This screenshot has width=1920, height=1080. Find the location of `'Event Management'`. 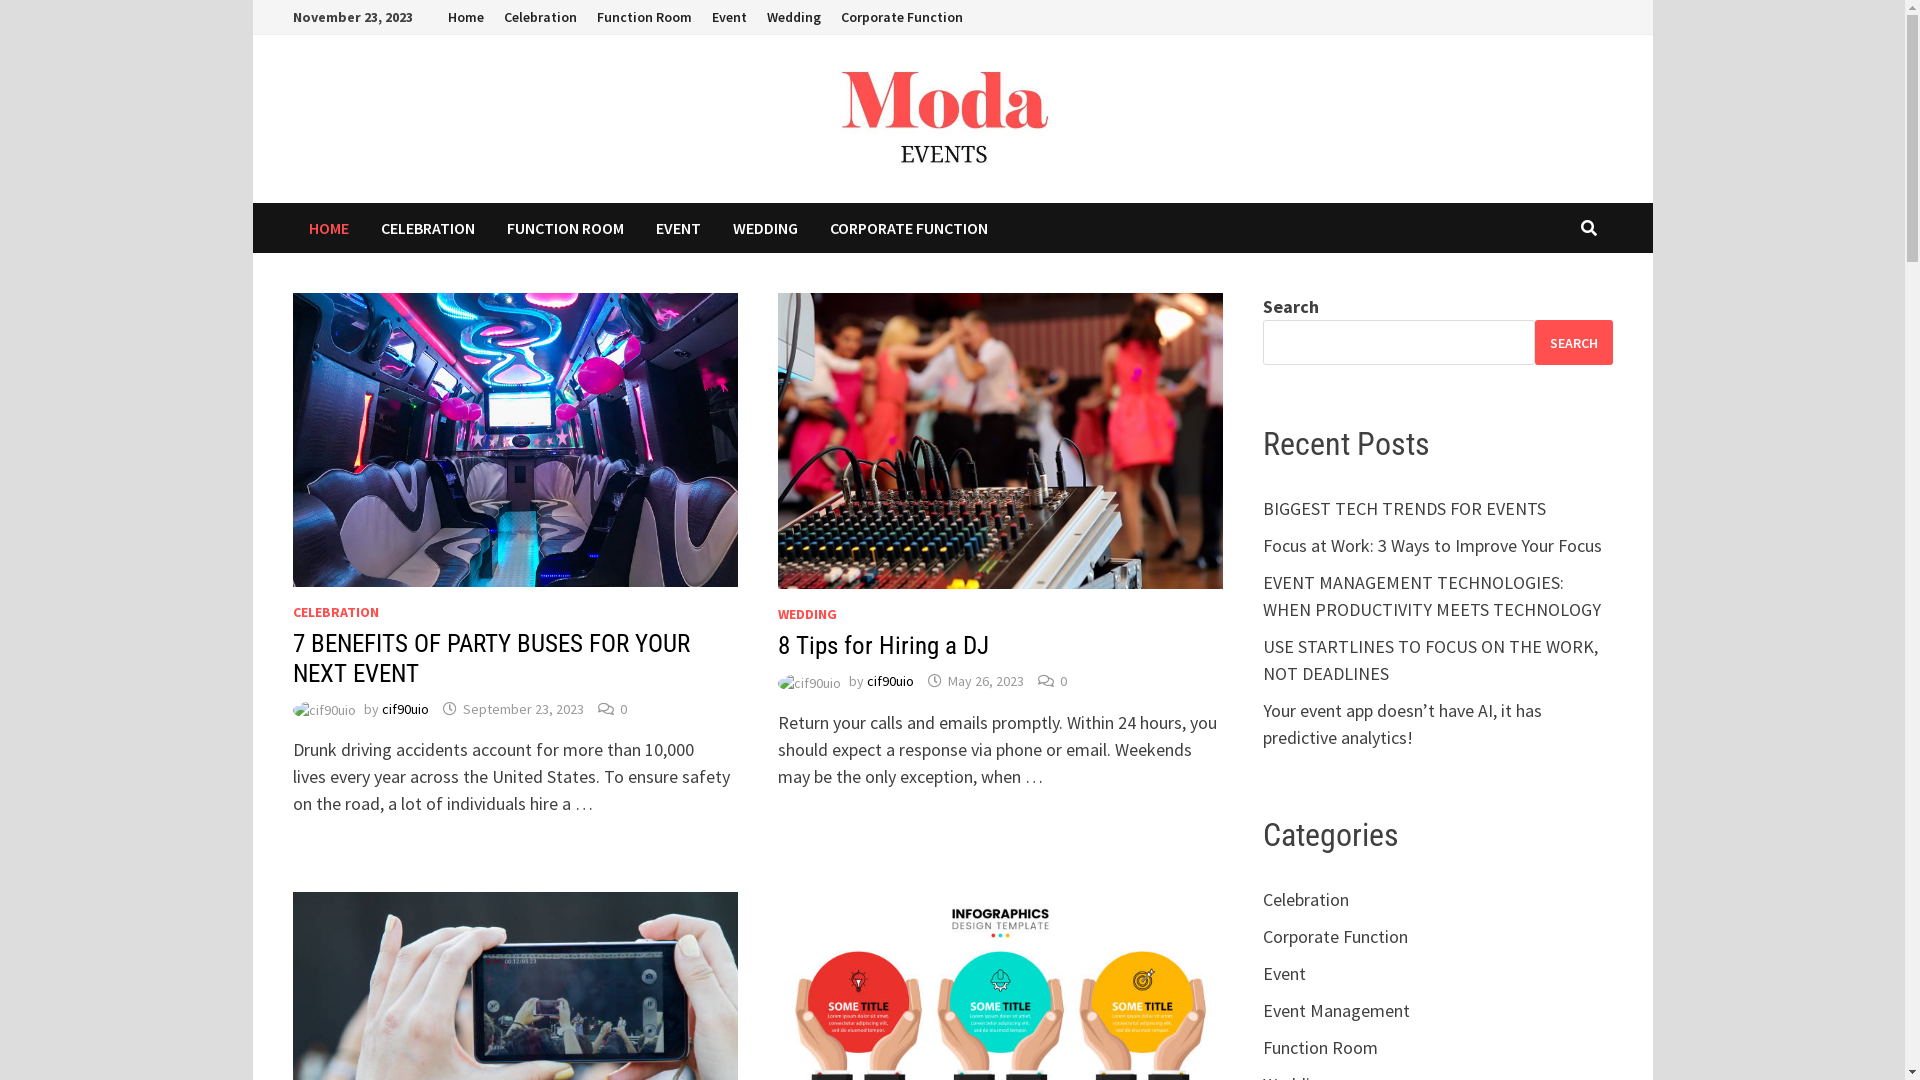

'Event Management' is located at coordinates (1336, 1010).